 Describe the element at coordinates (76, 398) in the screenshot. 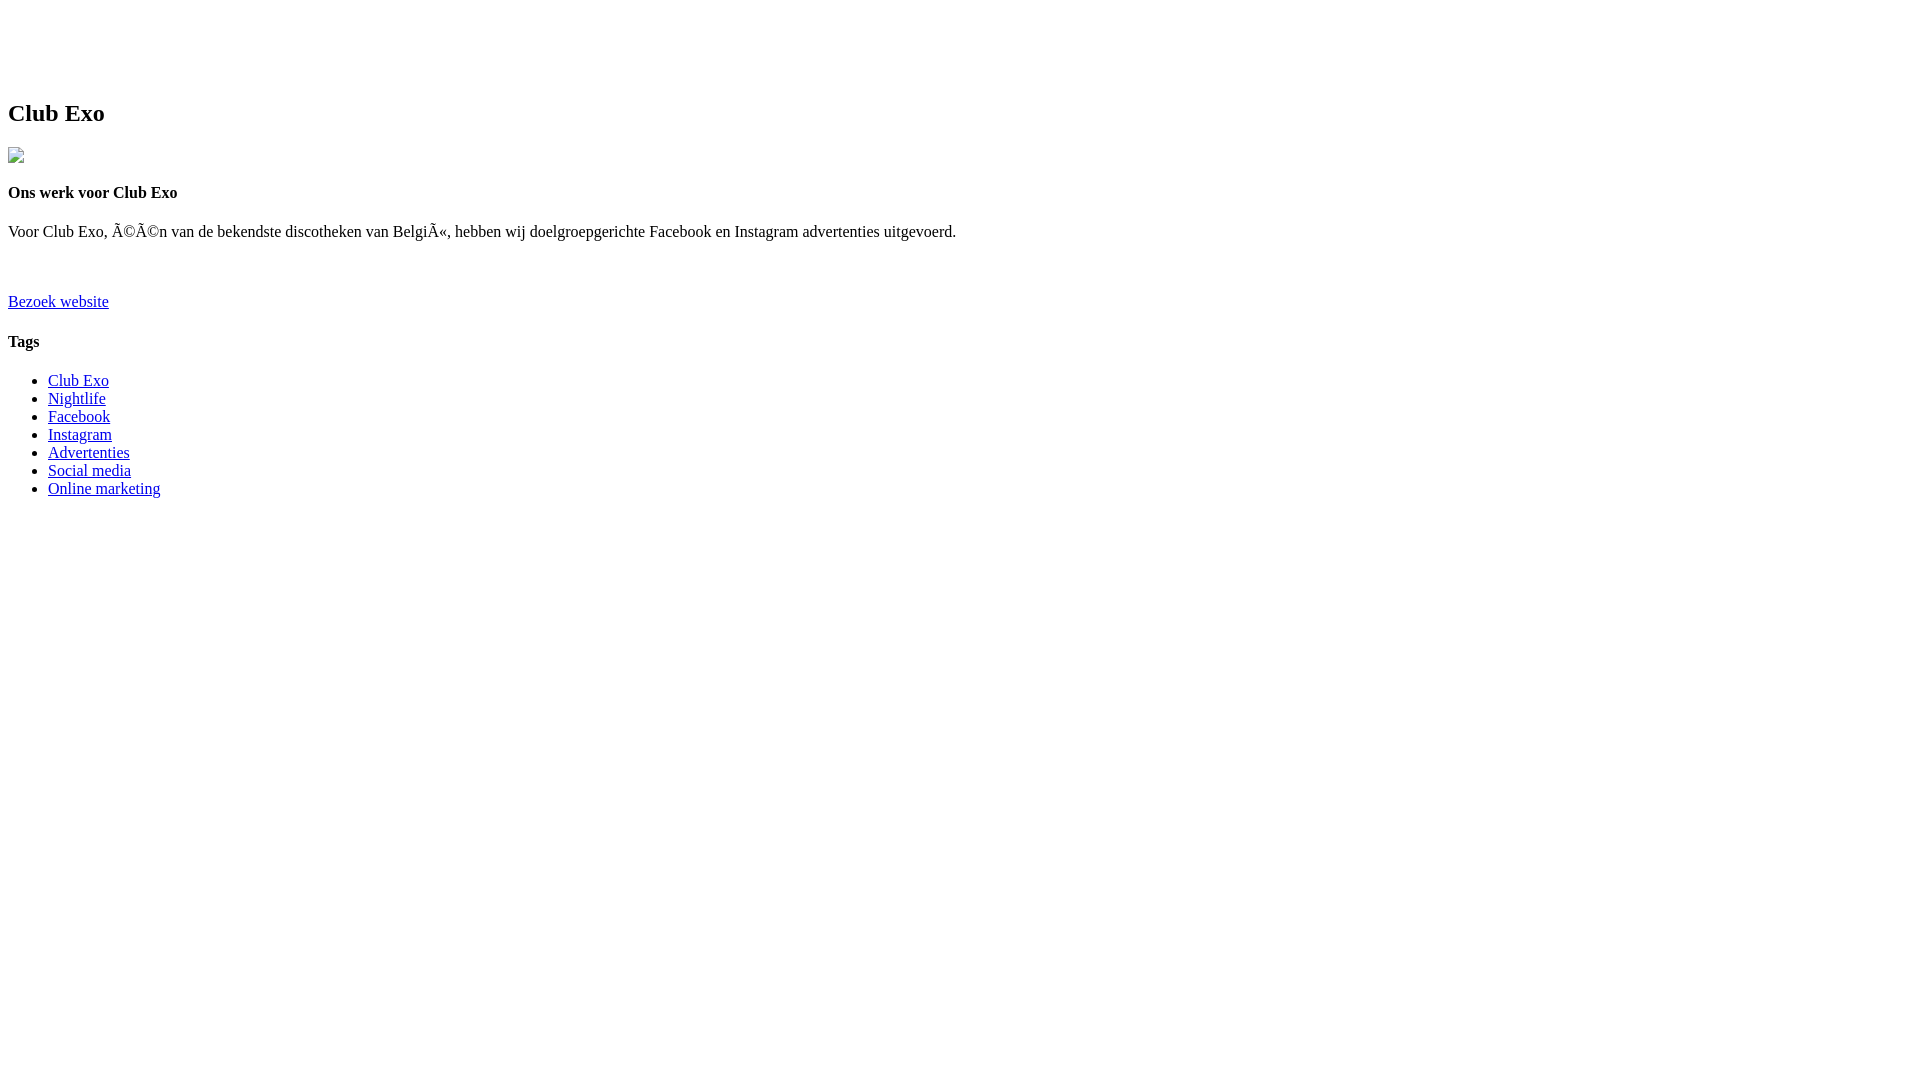

I see `'Nightlife'` at that location.